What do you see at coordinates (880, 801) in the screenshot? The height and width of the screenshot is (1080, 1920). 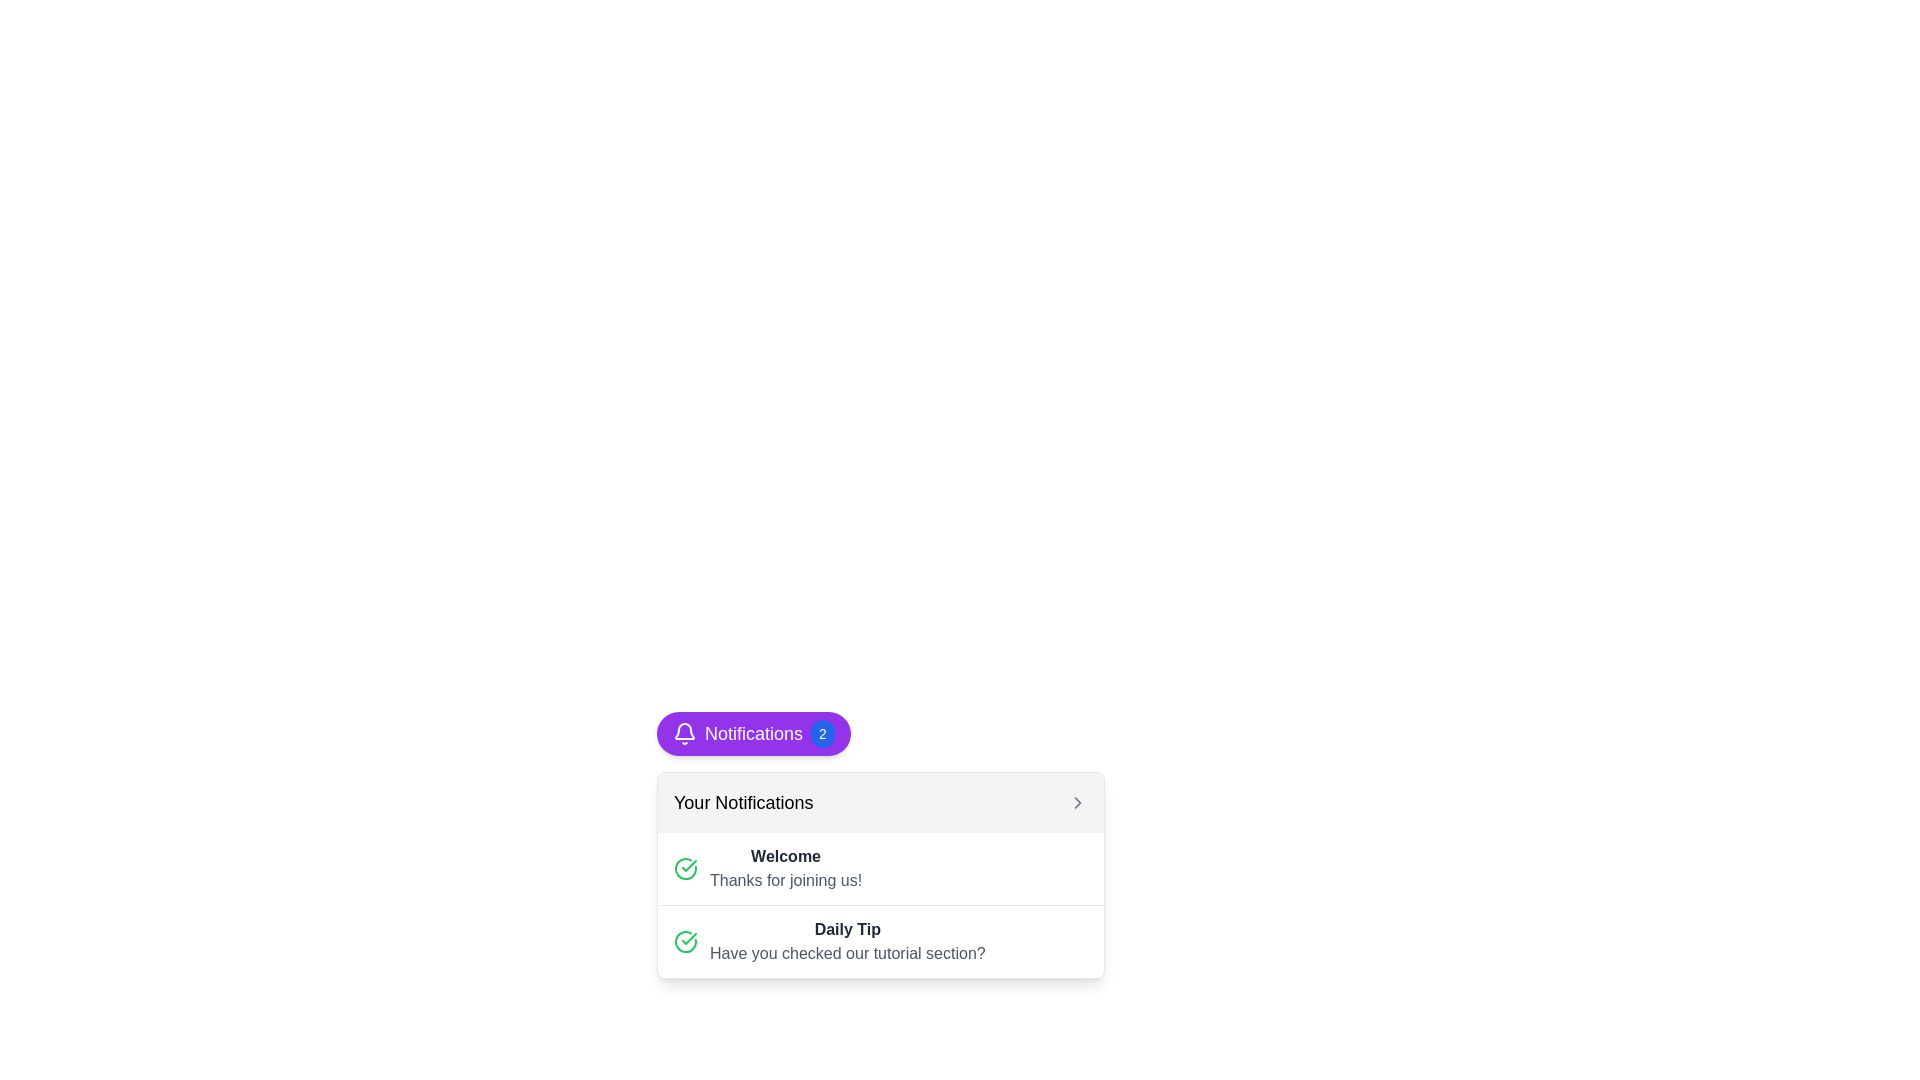 I see `the header element that serves as the title for the notifications section, located at the top of the notification card` at bounding box center [880, 801].